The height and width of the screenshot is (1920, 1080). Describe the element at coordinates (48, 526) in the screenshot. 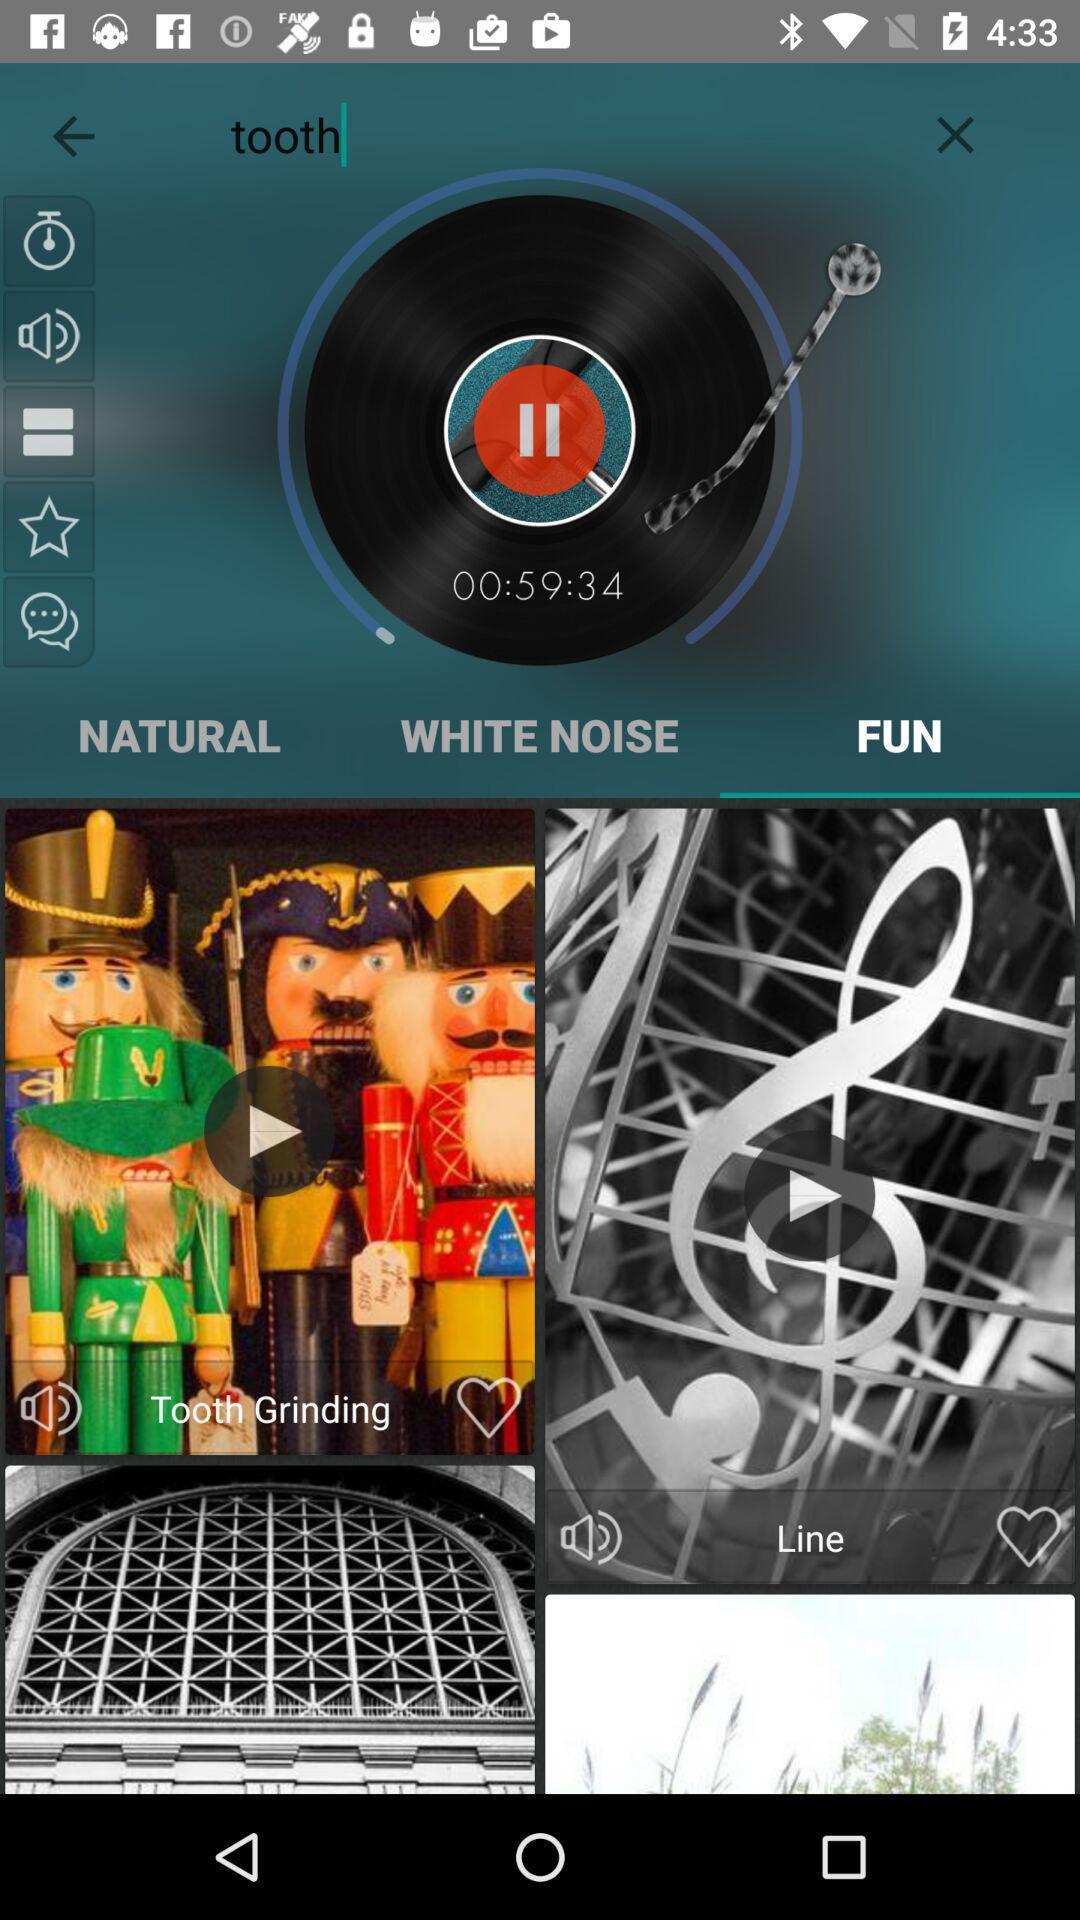

I see `mark as favorite` at that location.